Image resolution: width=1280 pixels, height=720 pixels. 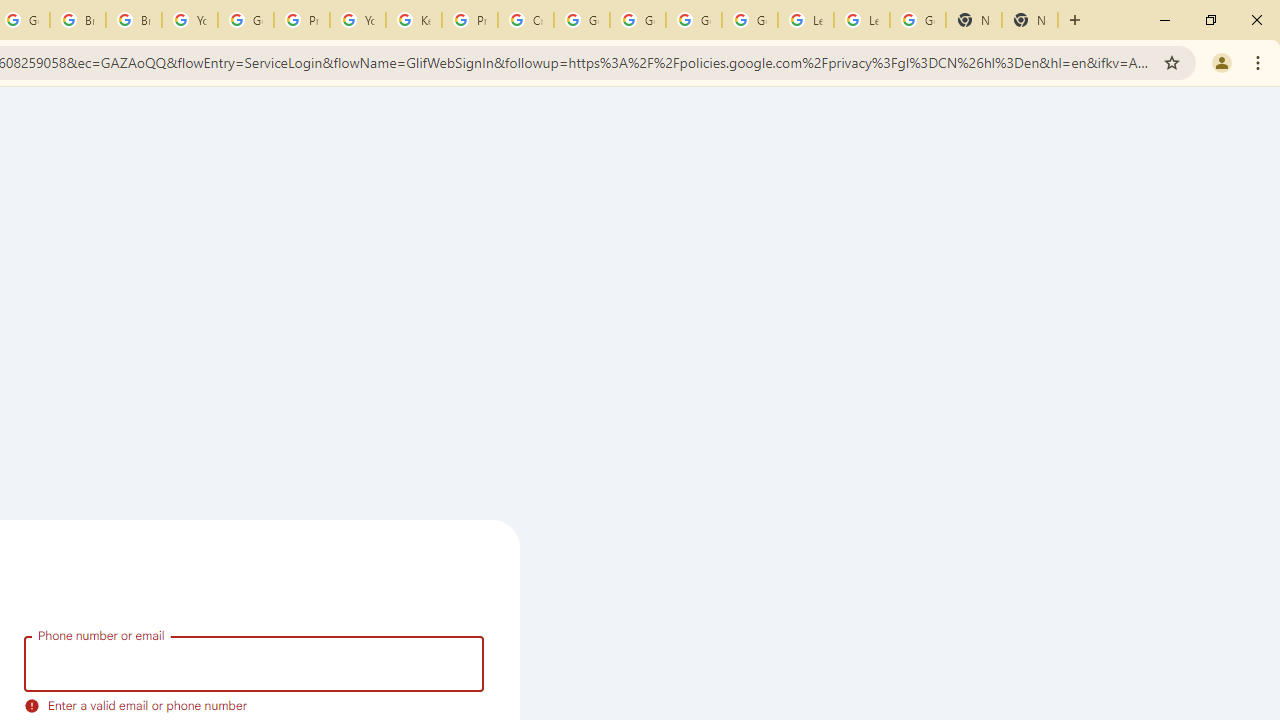 I want to click on 'New Tab', so click(x=974, y=20).